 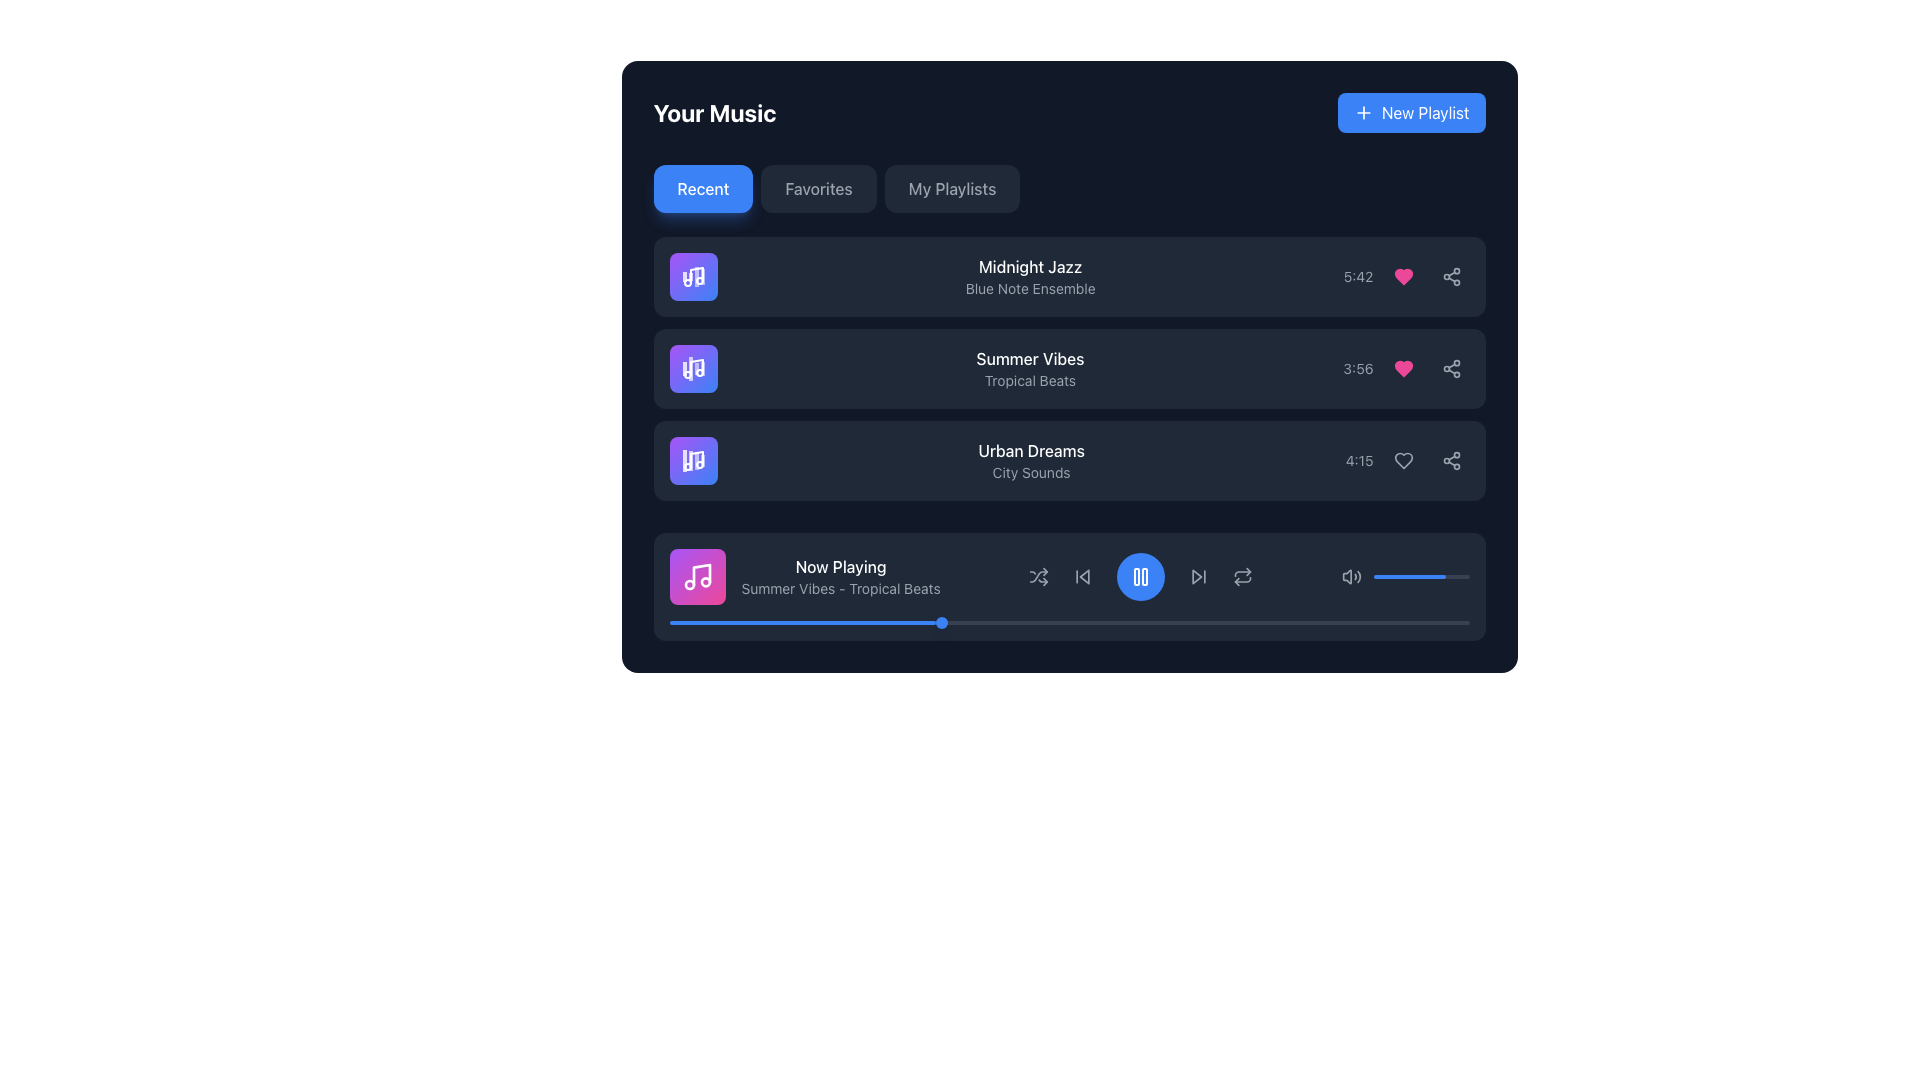 What do you see at coordinates (1199, 577) in the screenshot?
I see `the button that skips to the next track in the playlist, positioned as the fourth control from the left in the media player` at bounding box center [1199, 577].